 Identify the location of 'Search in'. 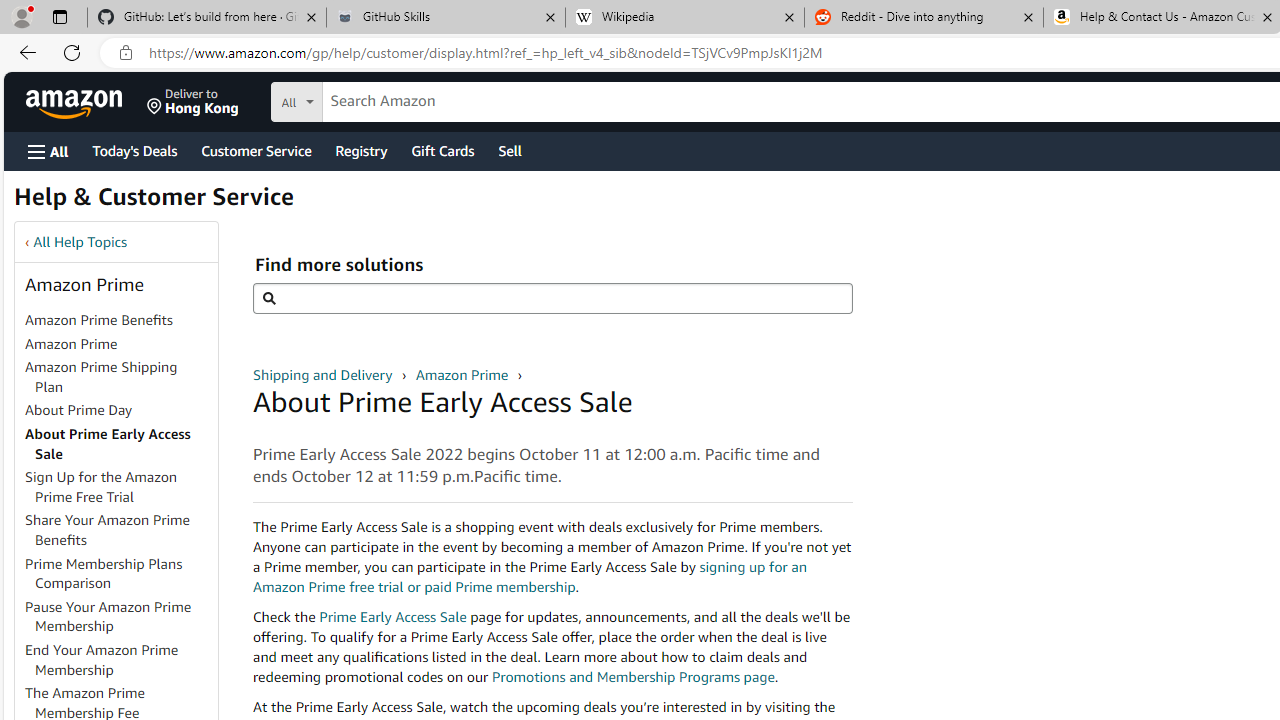
(371, 99).